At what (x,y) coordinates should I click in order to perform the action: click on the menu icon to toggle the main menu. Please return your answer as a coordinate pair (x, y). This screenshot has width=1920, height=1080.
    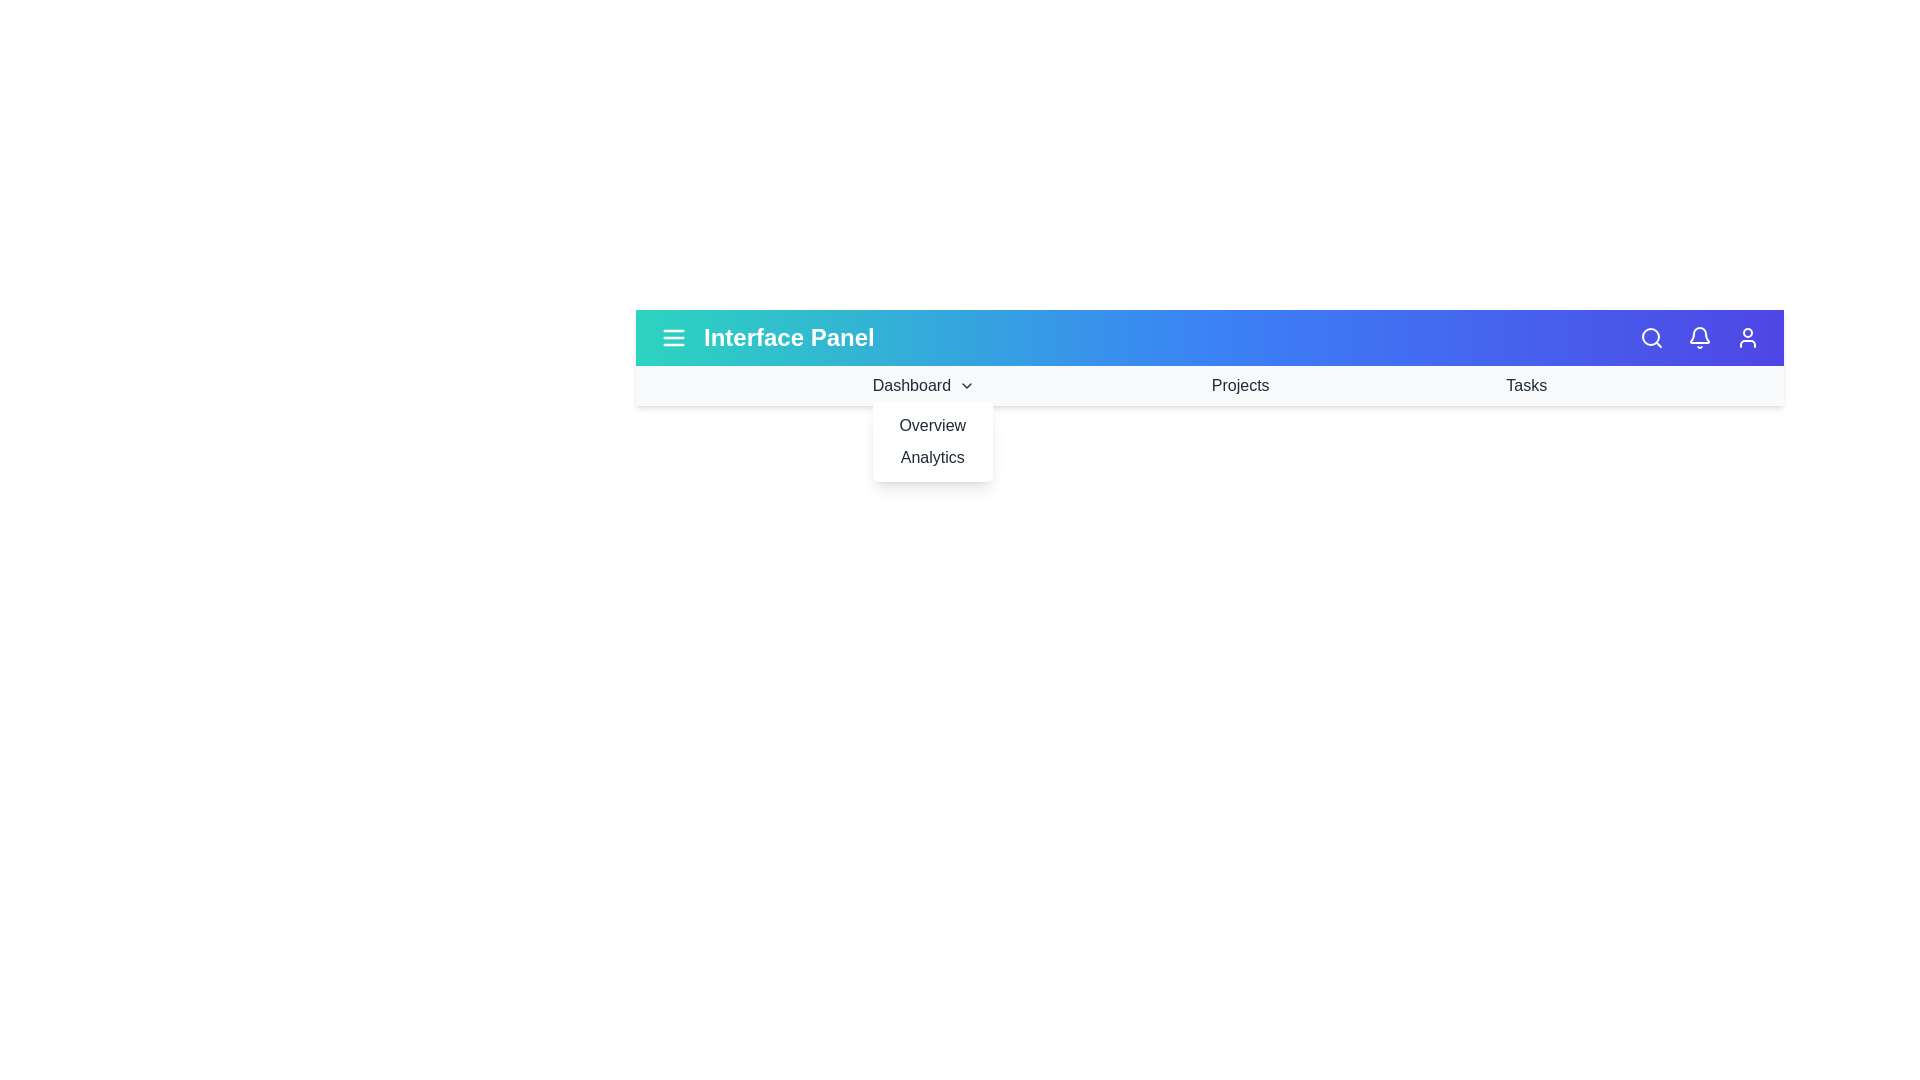
    Looking at the image, I should click on (673, 337).